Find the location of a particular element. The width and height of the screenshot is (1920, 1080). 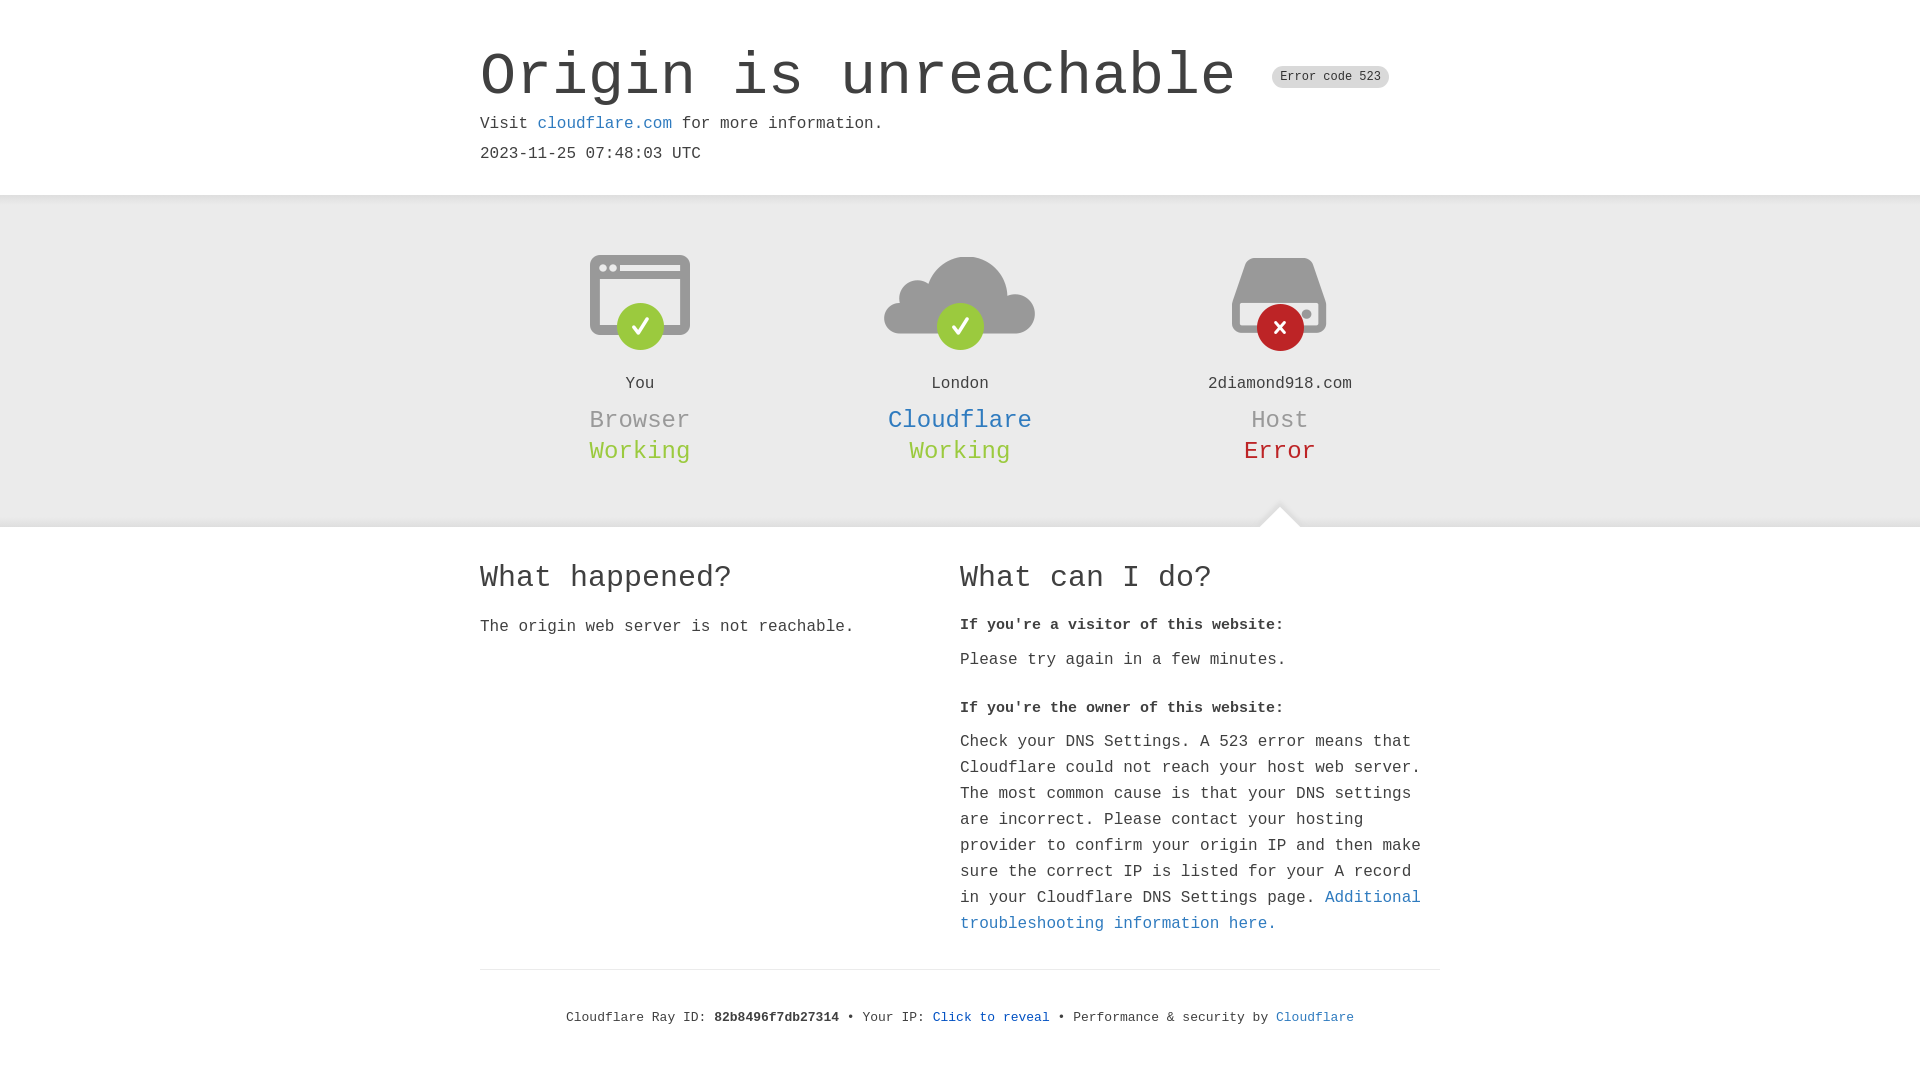

'Cloudflare' is located at coordinates (1275, 1017).